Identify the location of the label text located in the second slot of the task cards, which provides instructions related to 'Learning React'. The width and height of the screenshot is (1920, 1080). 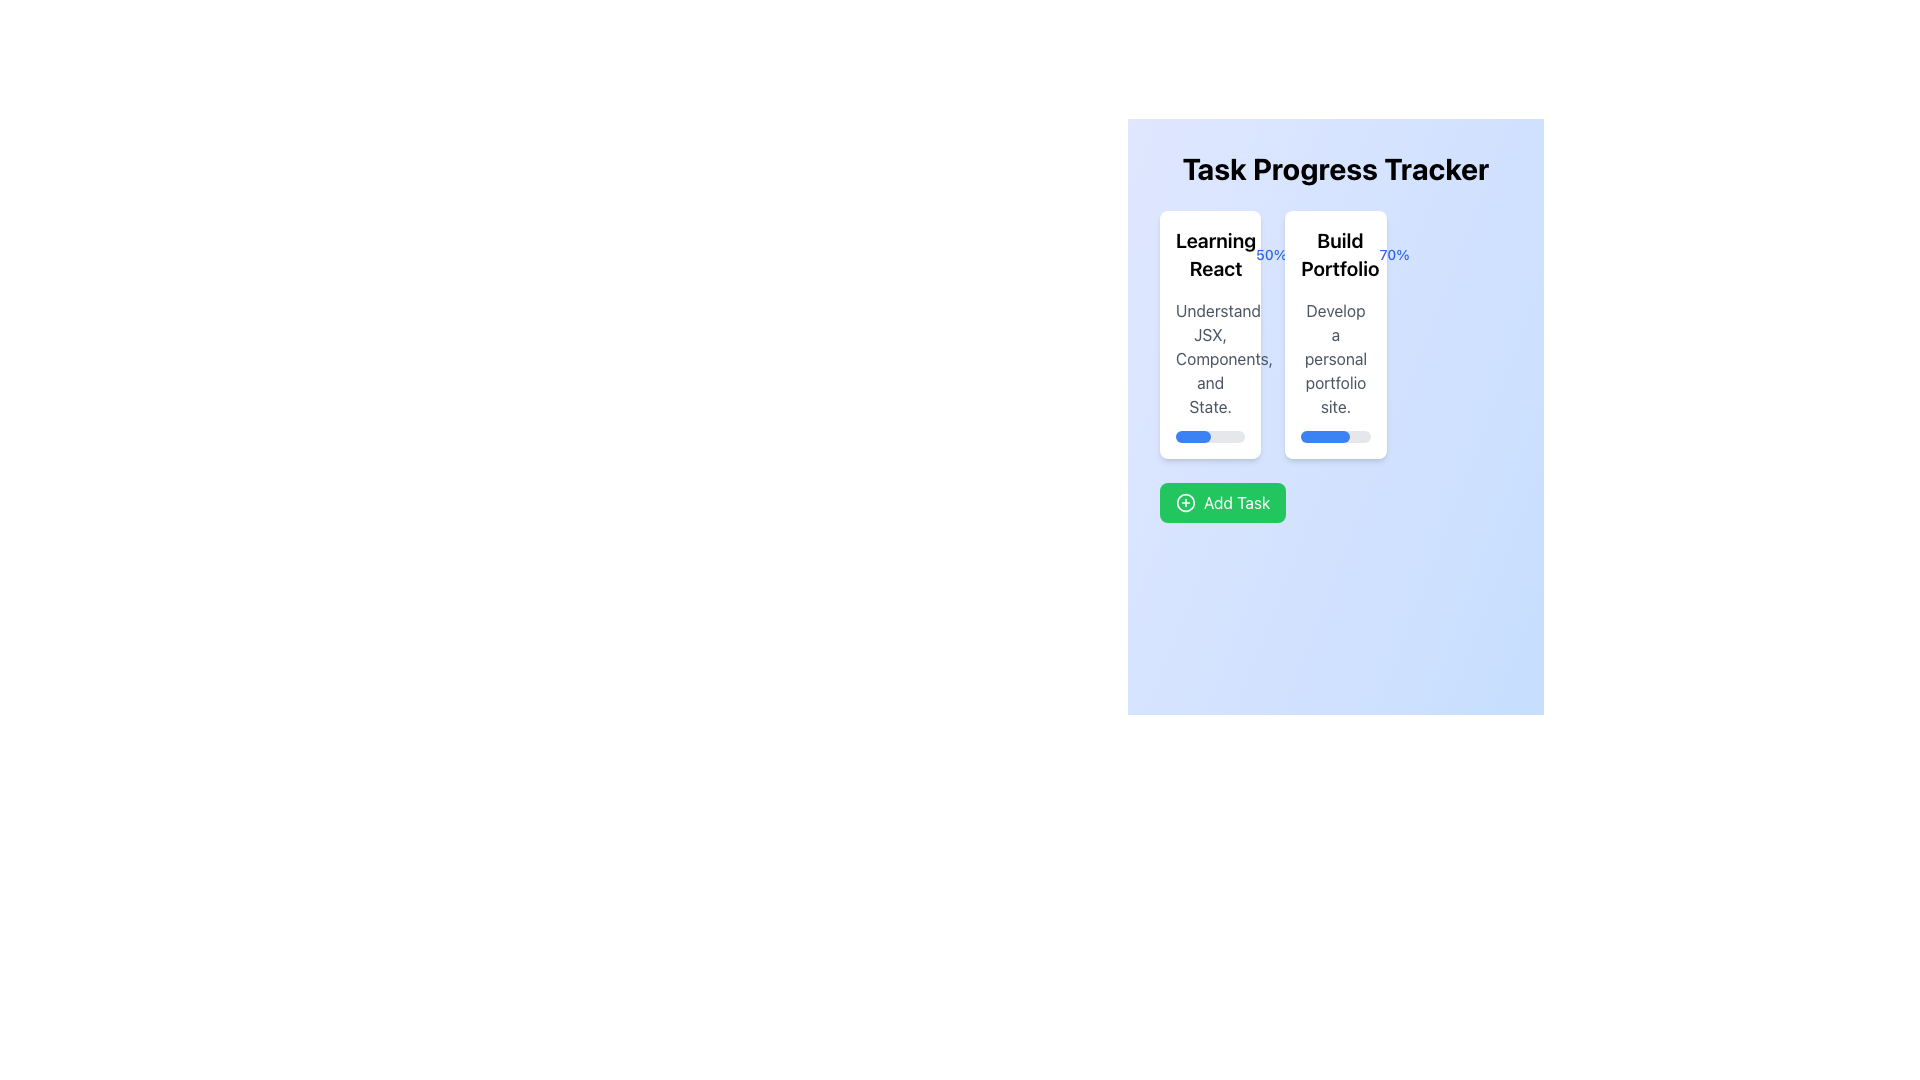
(1209, 357).